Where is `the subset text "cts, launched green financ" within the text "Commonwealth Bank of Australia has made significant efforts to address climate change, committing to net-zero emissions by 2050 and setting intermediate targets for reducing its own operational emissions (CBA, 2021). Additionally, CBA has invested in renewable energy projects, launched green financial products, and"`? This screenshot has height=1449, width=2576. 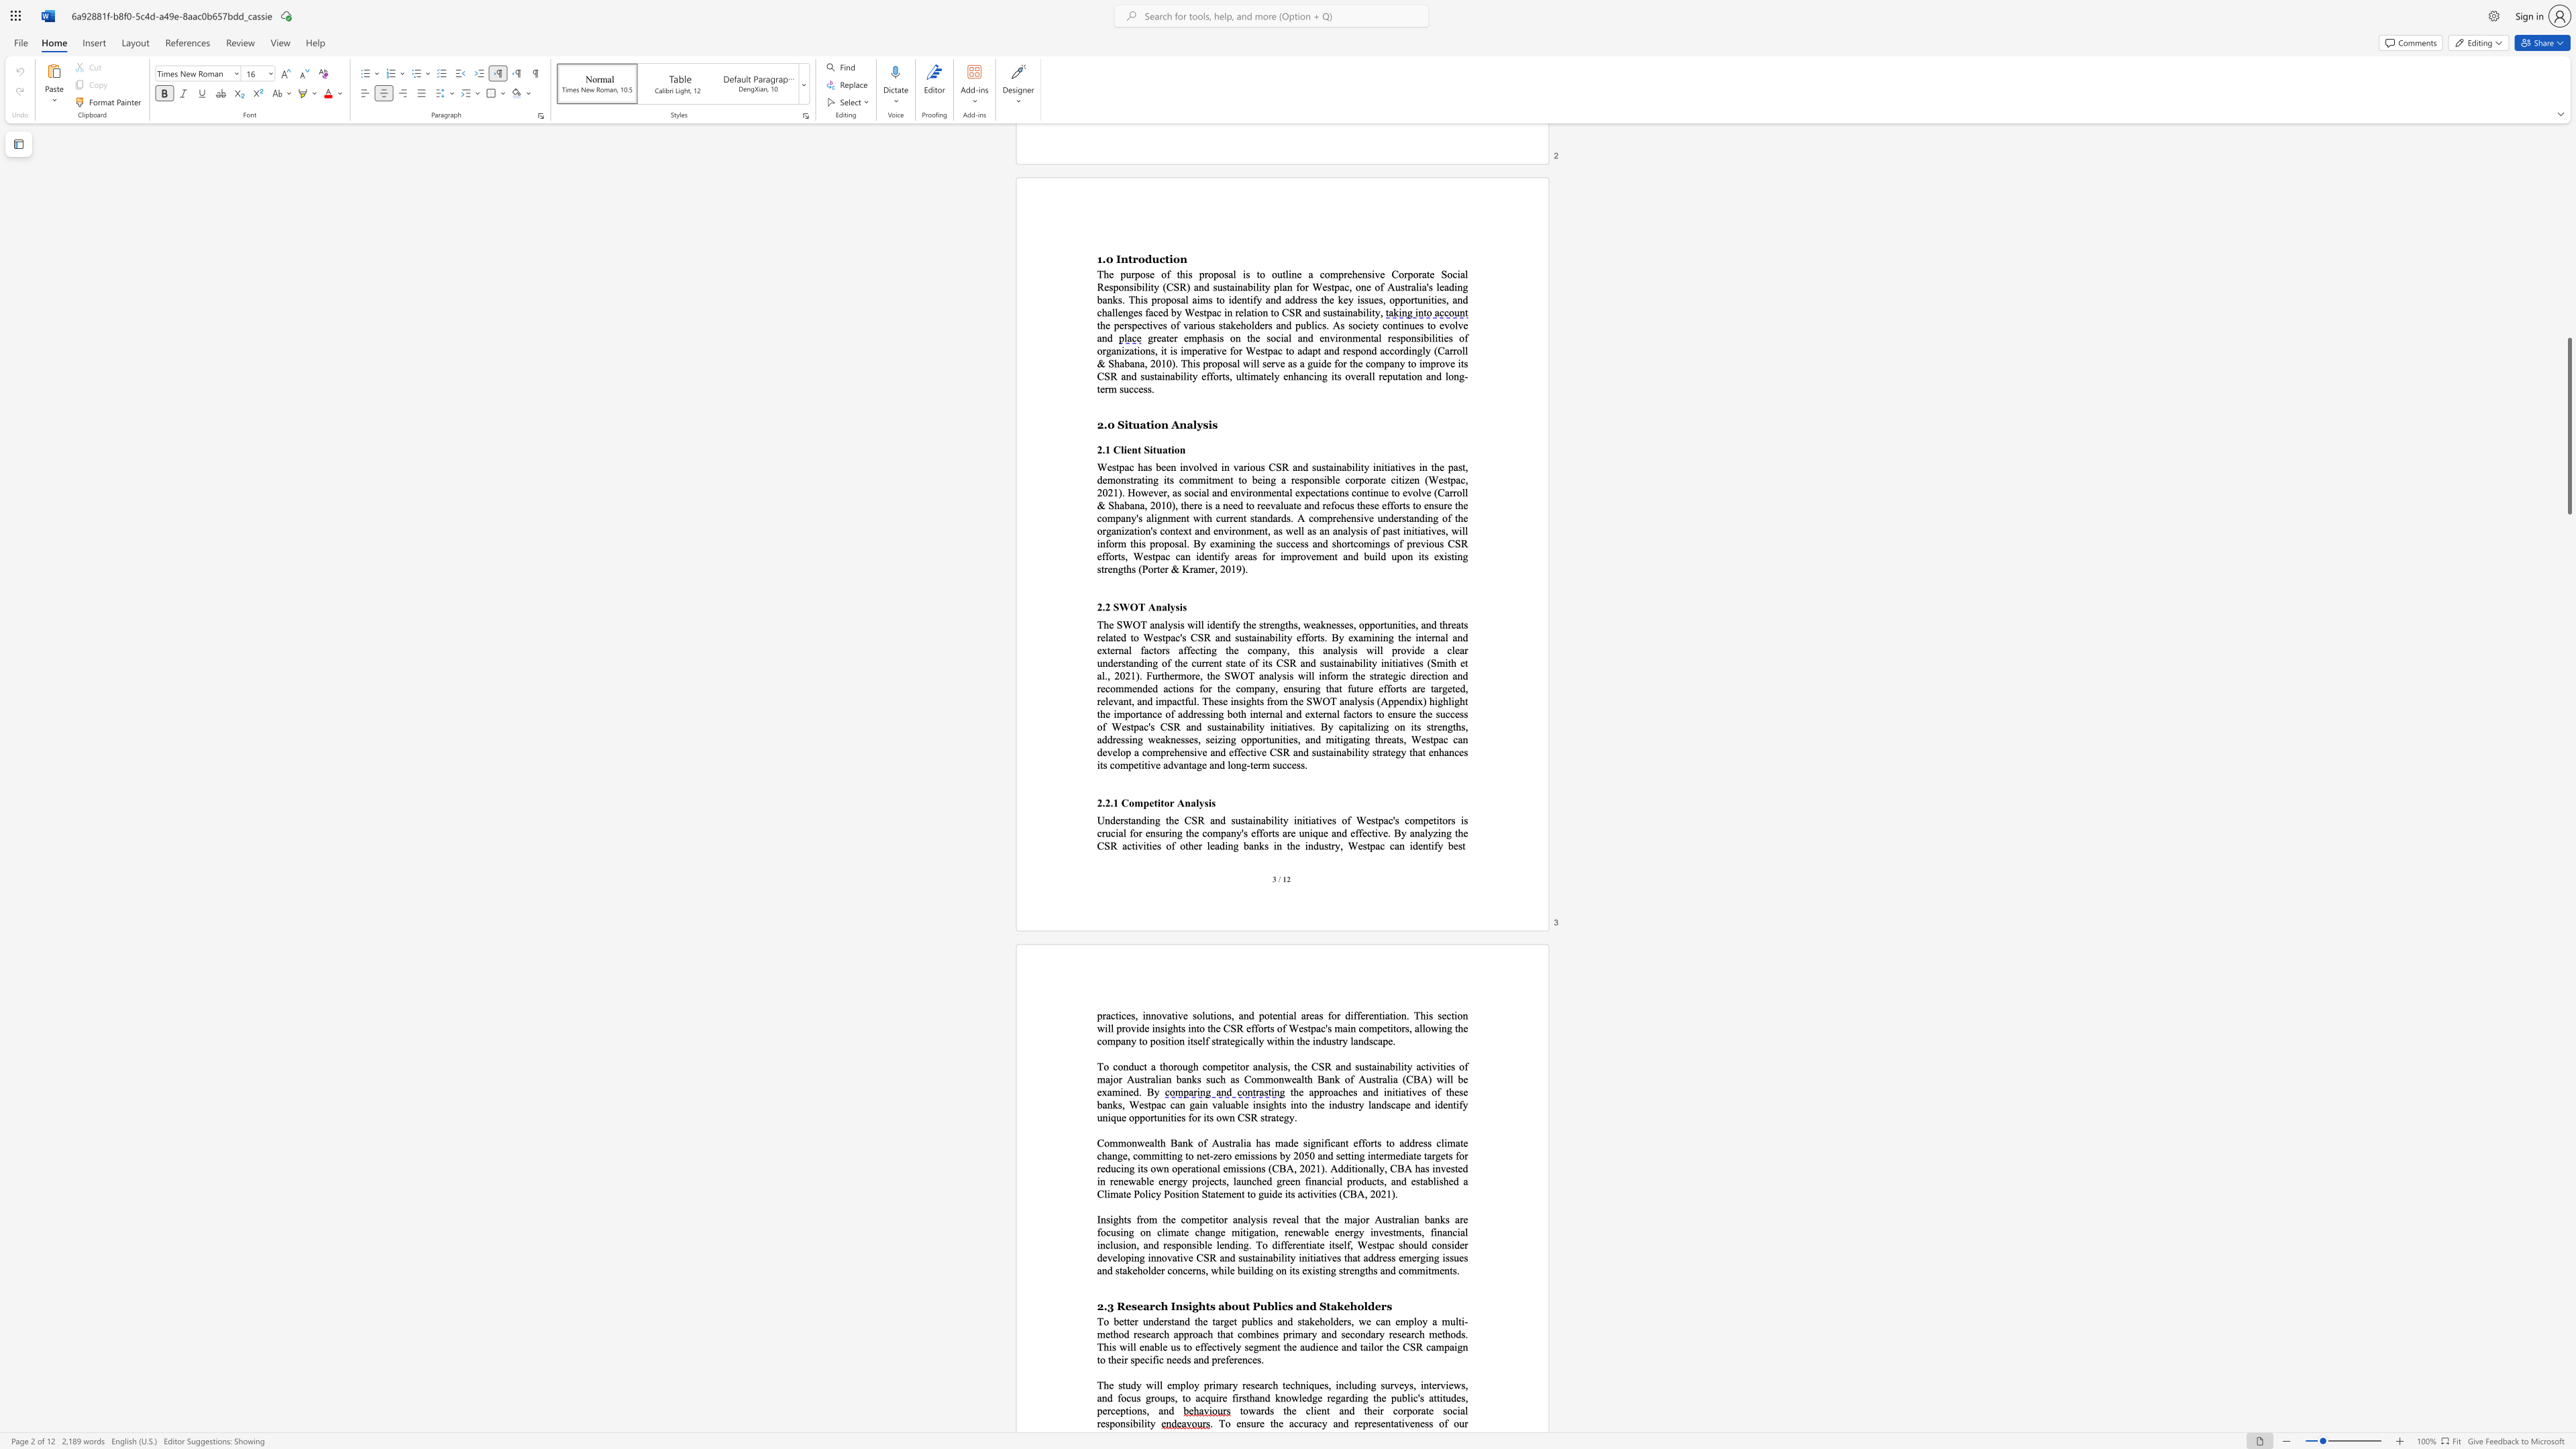
the subset text "cts, launched green financ" within the text "Commonwealth Bank of Australia has made significant efforts to address climate change, committing to net-zero emissions by 2050 and setting intermediate targets for reducing its own operational emissions (CBA, 2021). Additionally, CBA has invested in renewable energy projects, launched green financial products, and" is located at coordinates (1214, 1181).